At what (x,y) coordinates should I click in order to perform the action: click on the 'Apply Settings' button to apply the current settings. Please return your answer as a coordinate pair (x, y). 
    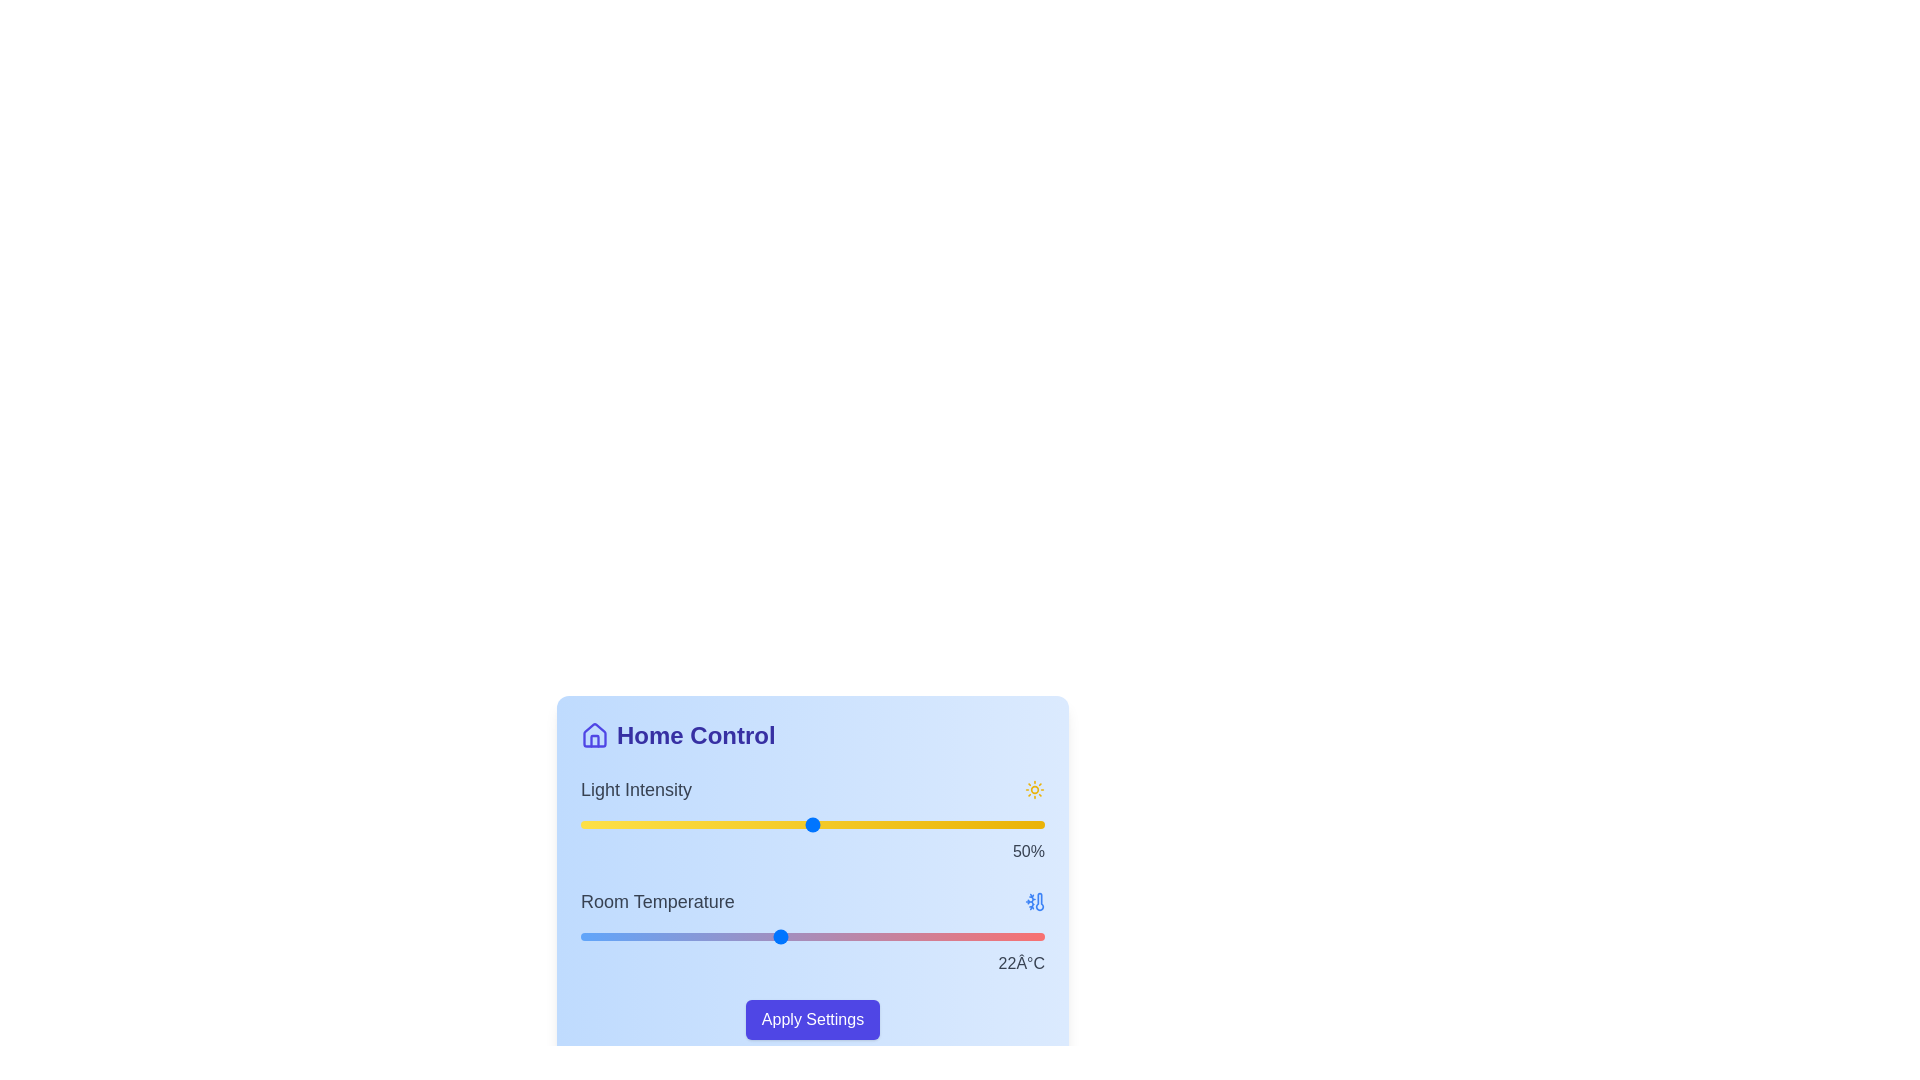
    Looking at the image, I should click on (812, 1019).